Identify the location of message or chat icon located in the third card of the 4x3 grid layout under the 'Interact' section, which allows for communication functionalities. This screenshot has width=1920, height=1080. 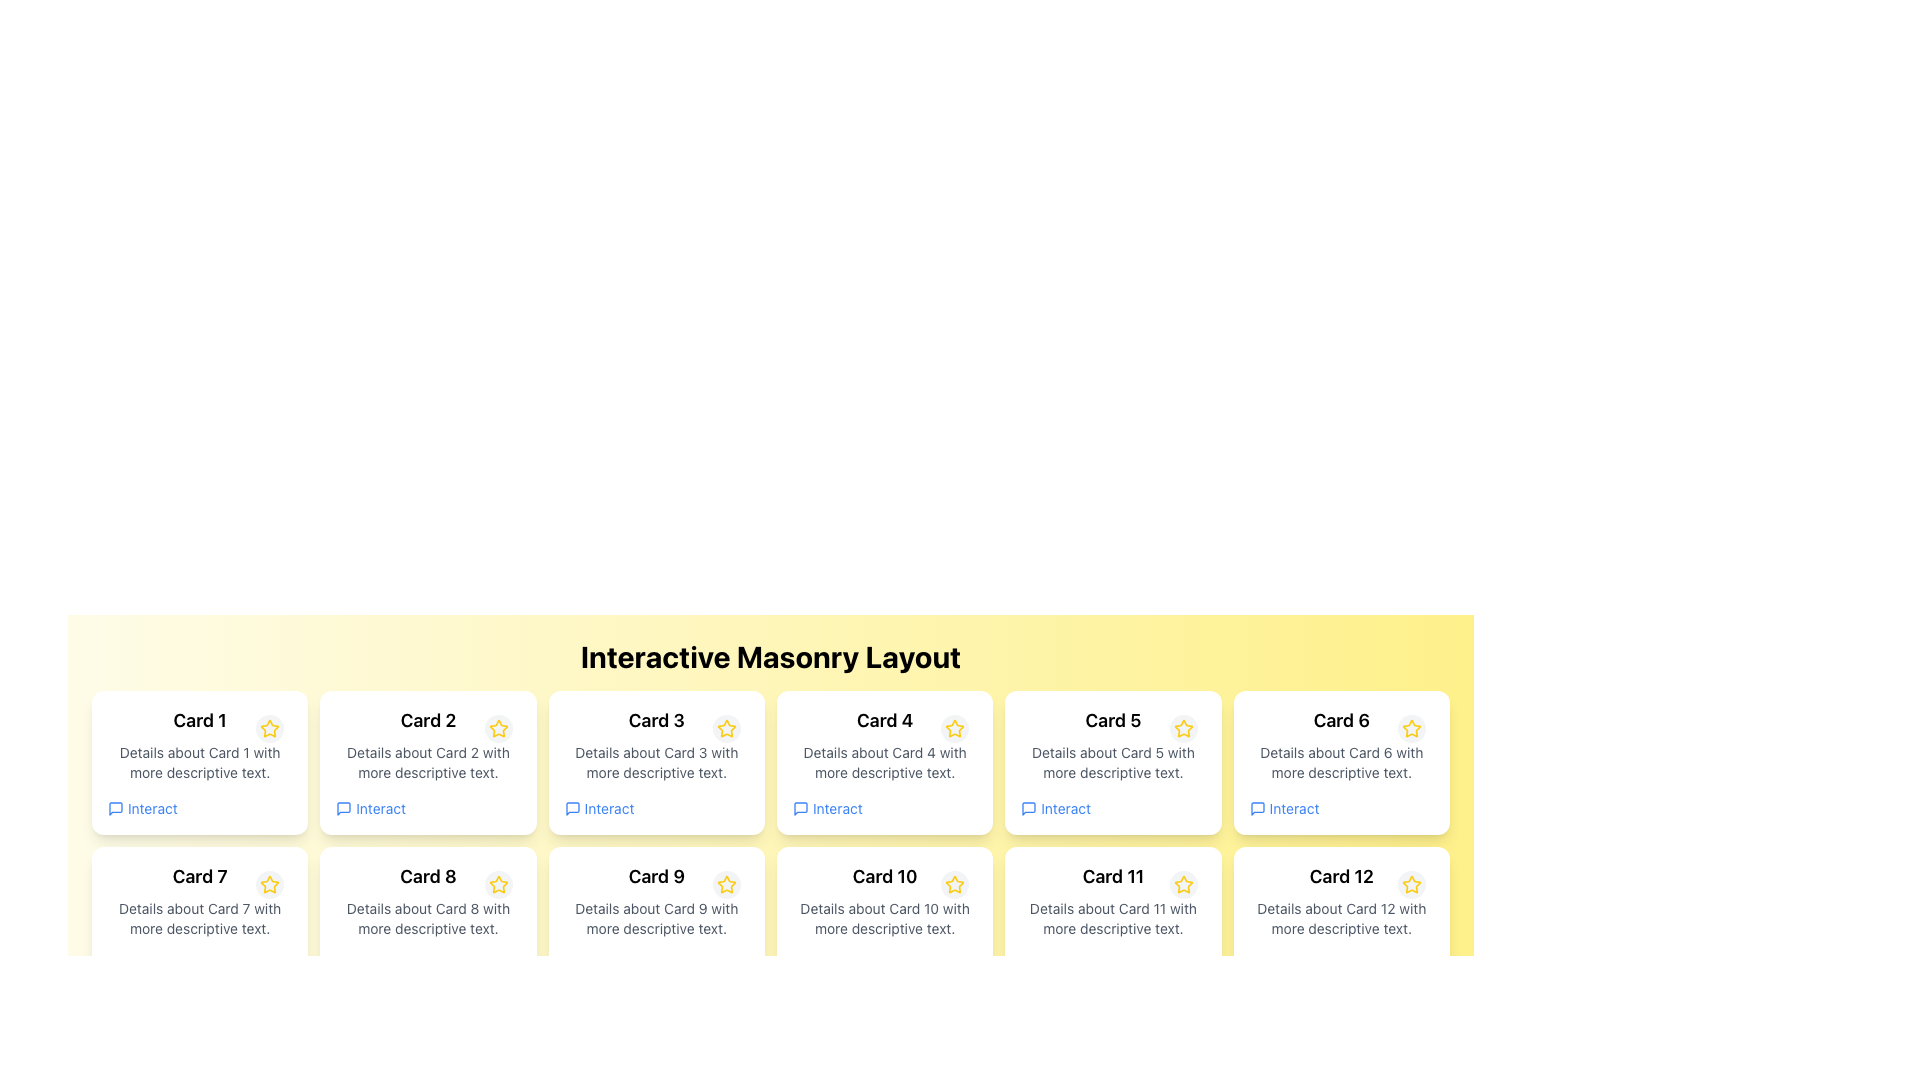
(571, 808).